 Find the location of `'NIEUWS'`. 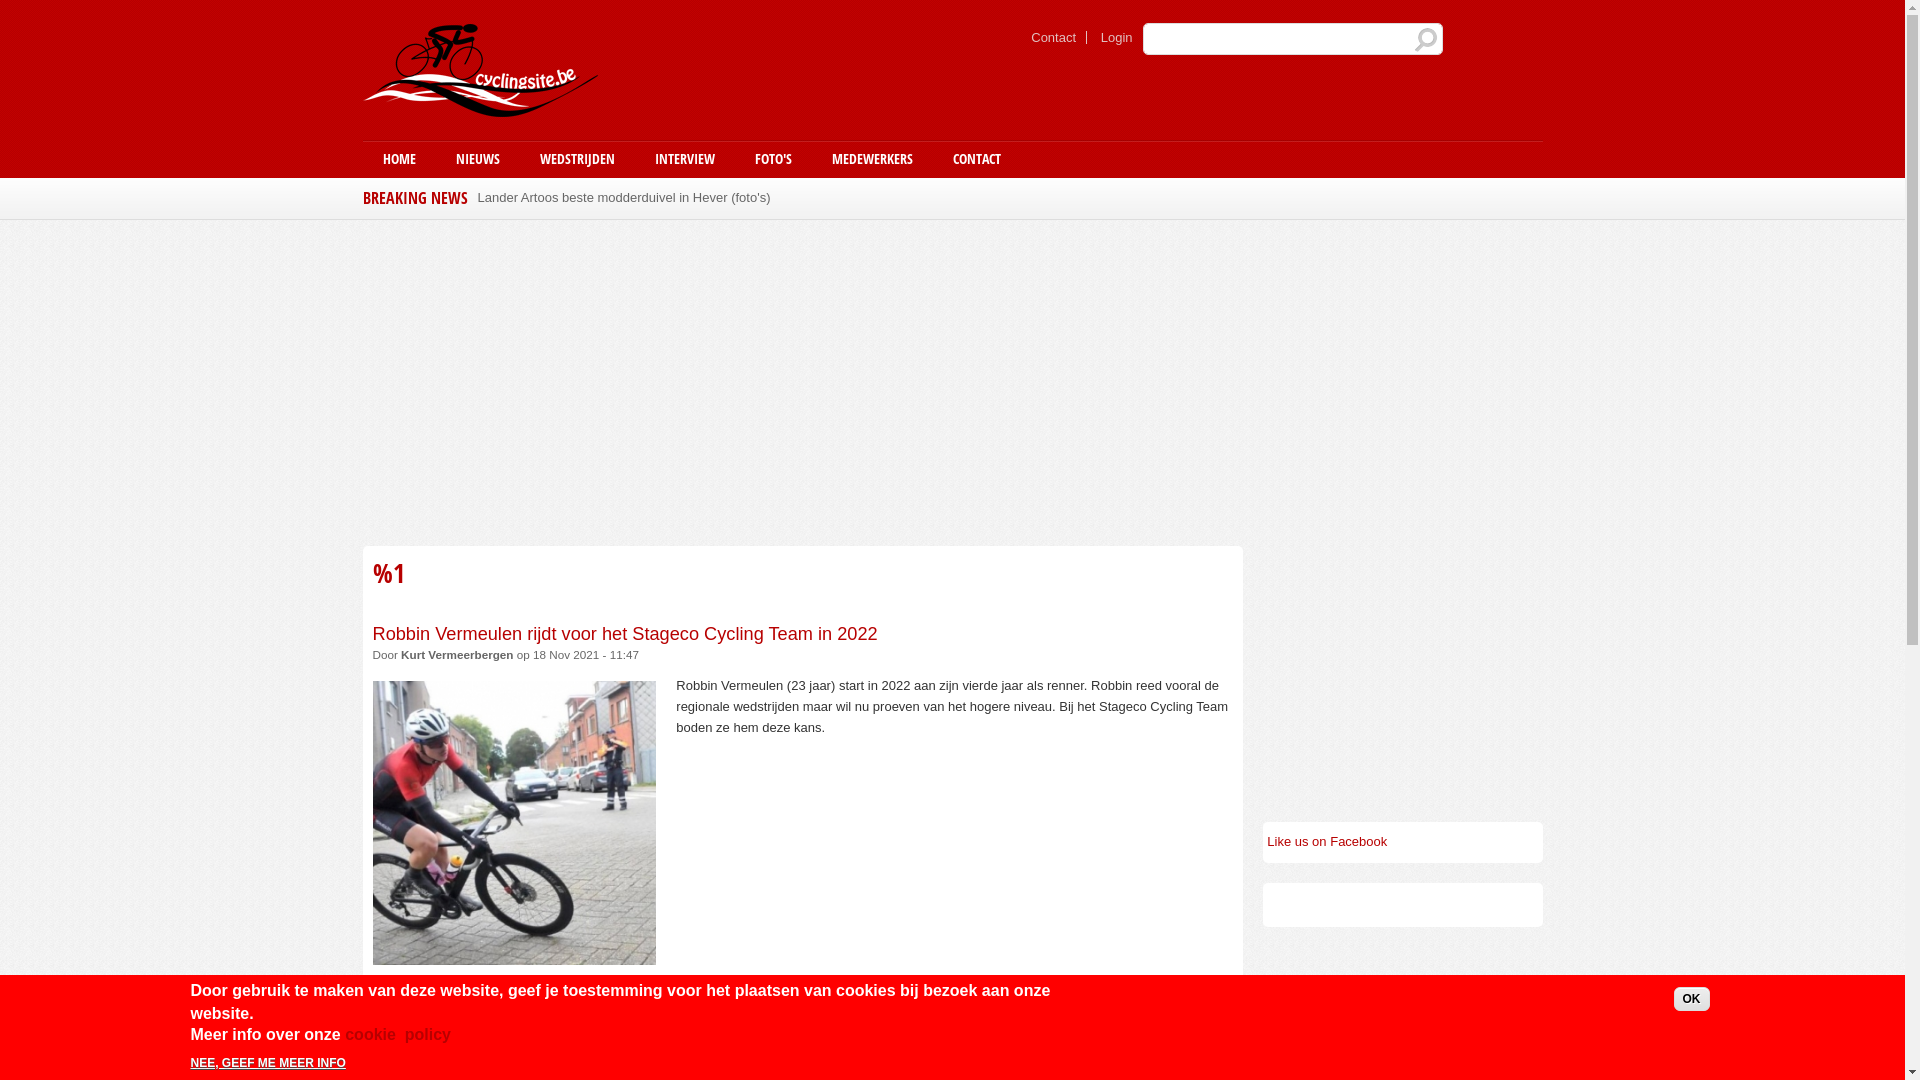

'NIEUWS' is located at coordinates (435, 158).